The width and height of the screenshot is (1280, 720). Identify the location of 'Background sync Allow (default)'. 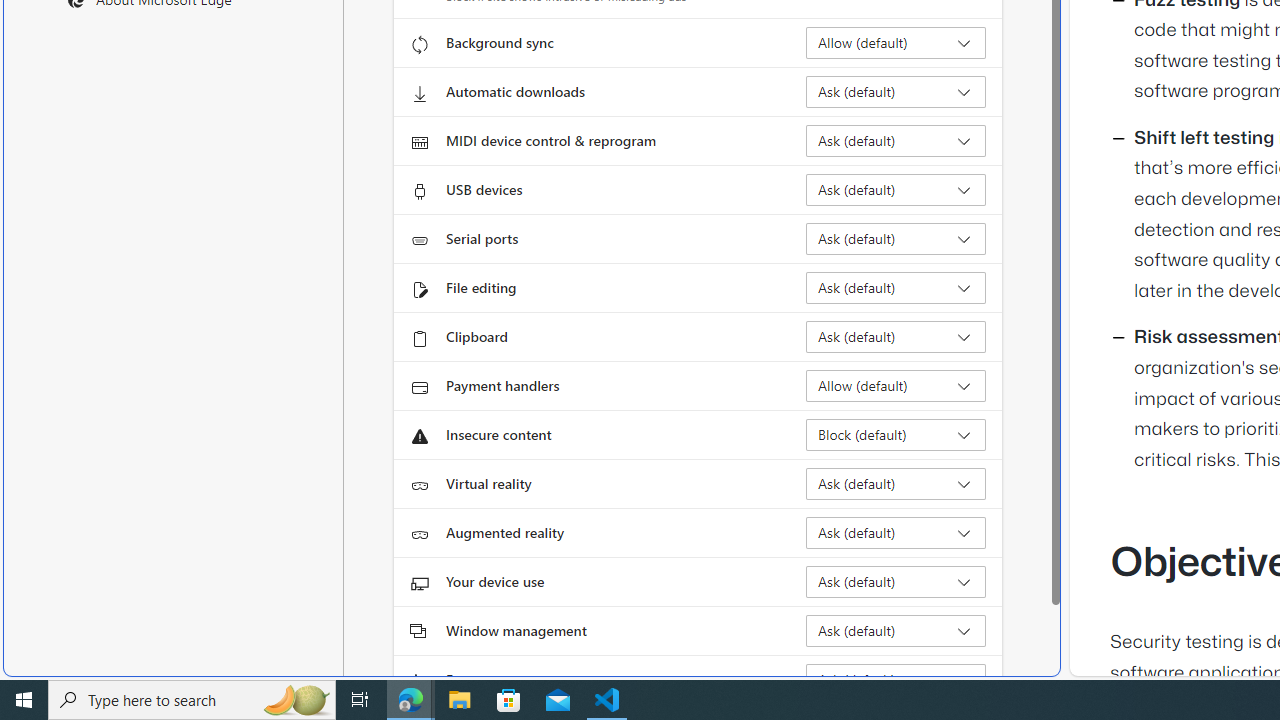
(895, 43).